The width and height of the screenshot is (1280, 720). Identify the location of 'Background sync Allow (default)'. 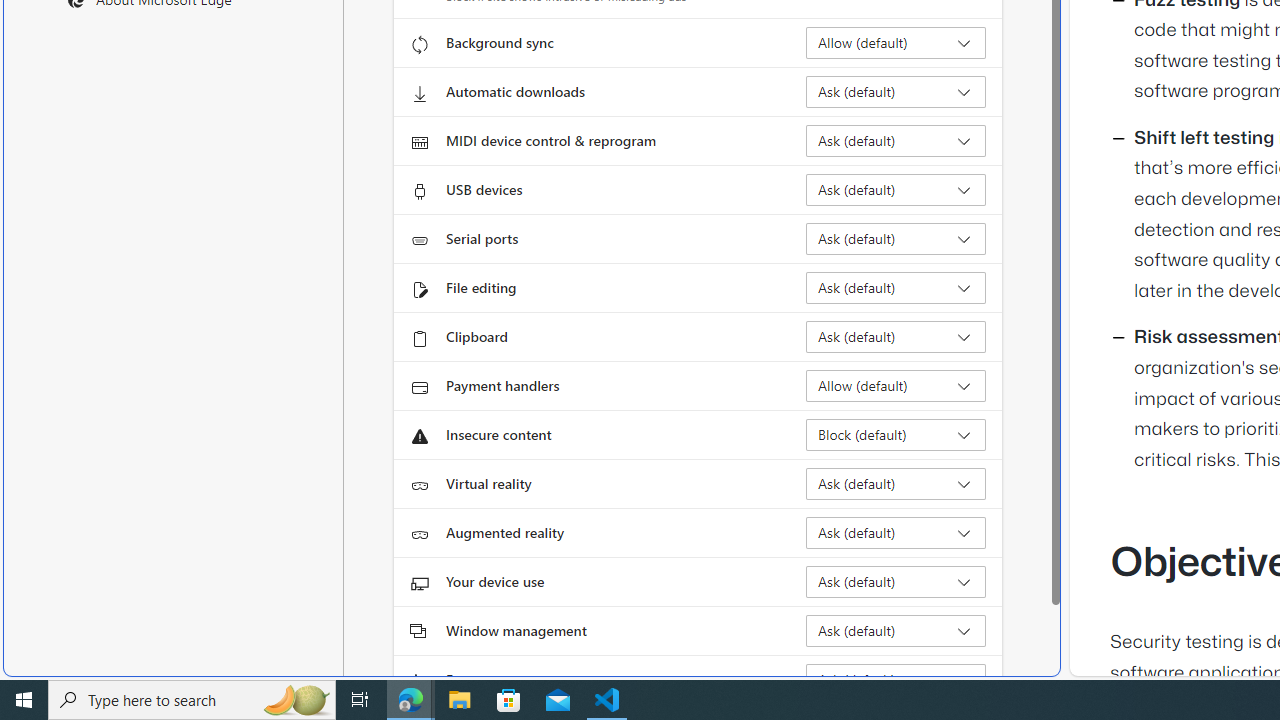
(895, 43).